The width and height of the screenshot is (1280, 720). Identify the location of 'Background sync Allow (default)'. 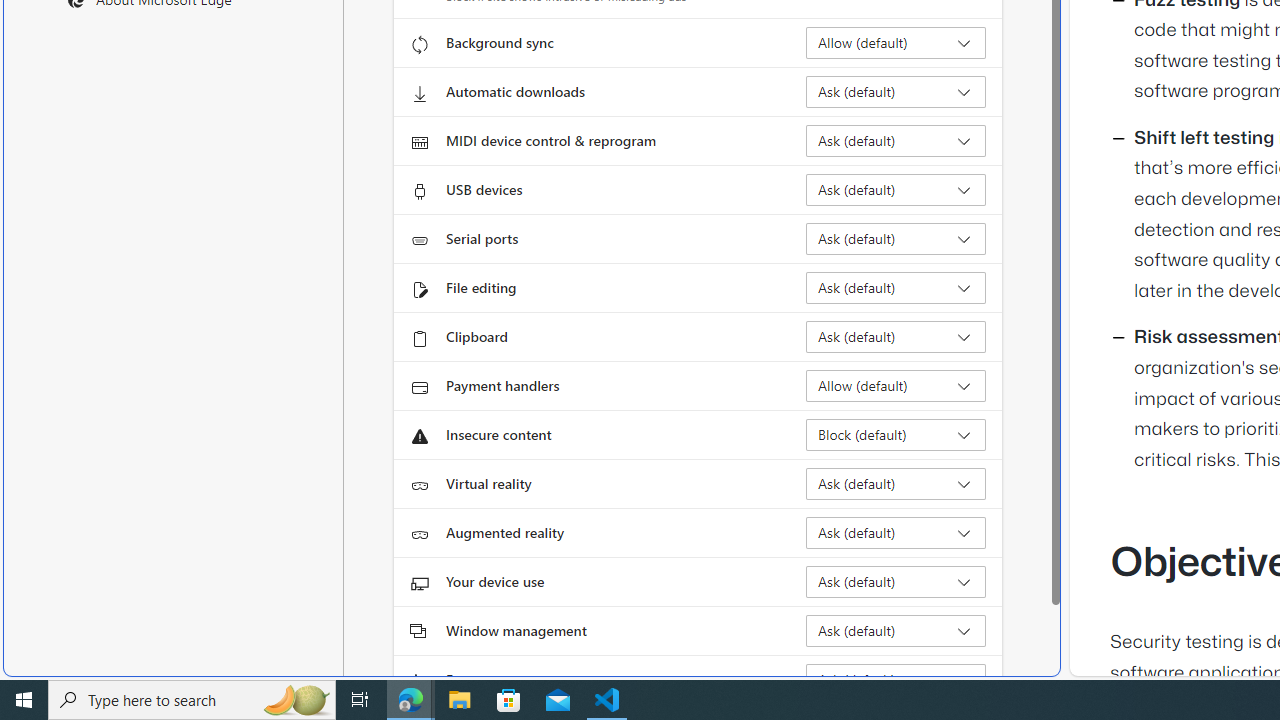
(895, 43).